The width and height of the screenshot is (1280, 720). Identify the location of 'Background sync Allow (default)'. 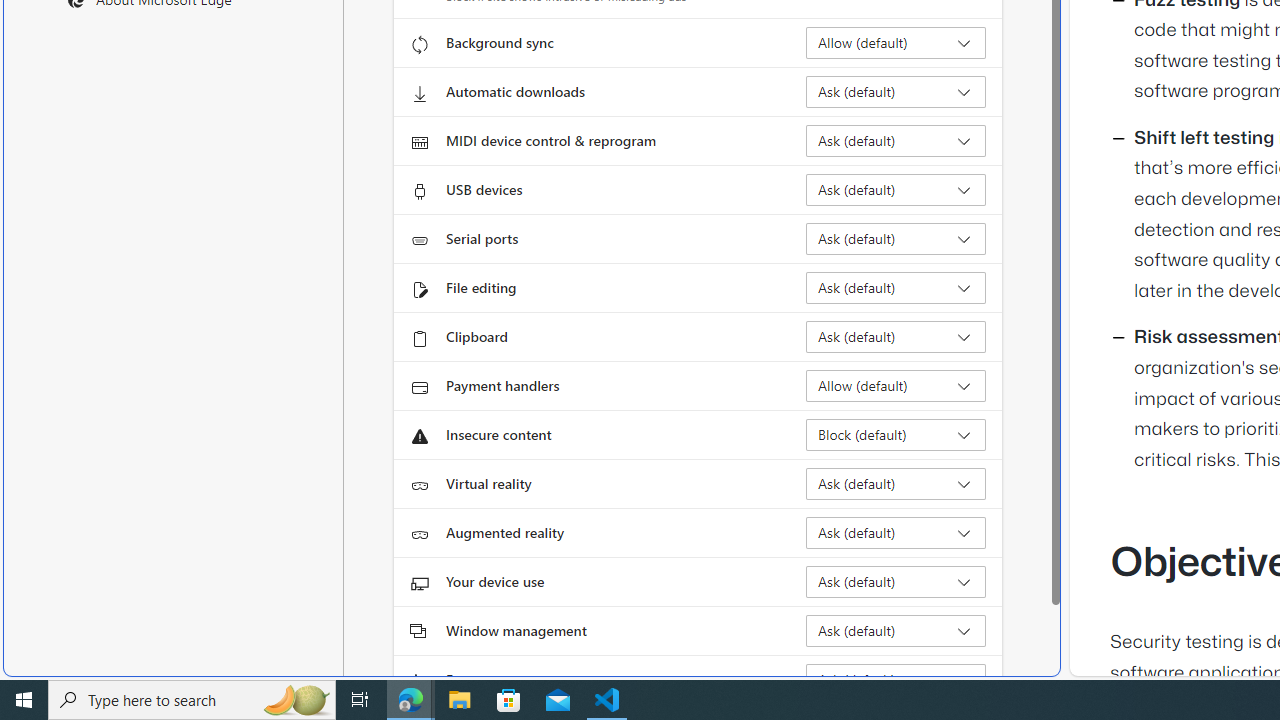
(895, 43).